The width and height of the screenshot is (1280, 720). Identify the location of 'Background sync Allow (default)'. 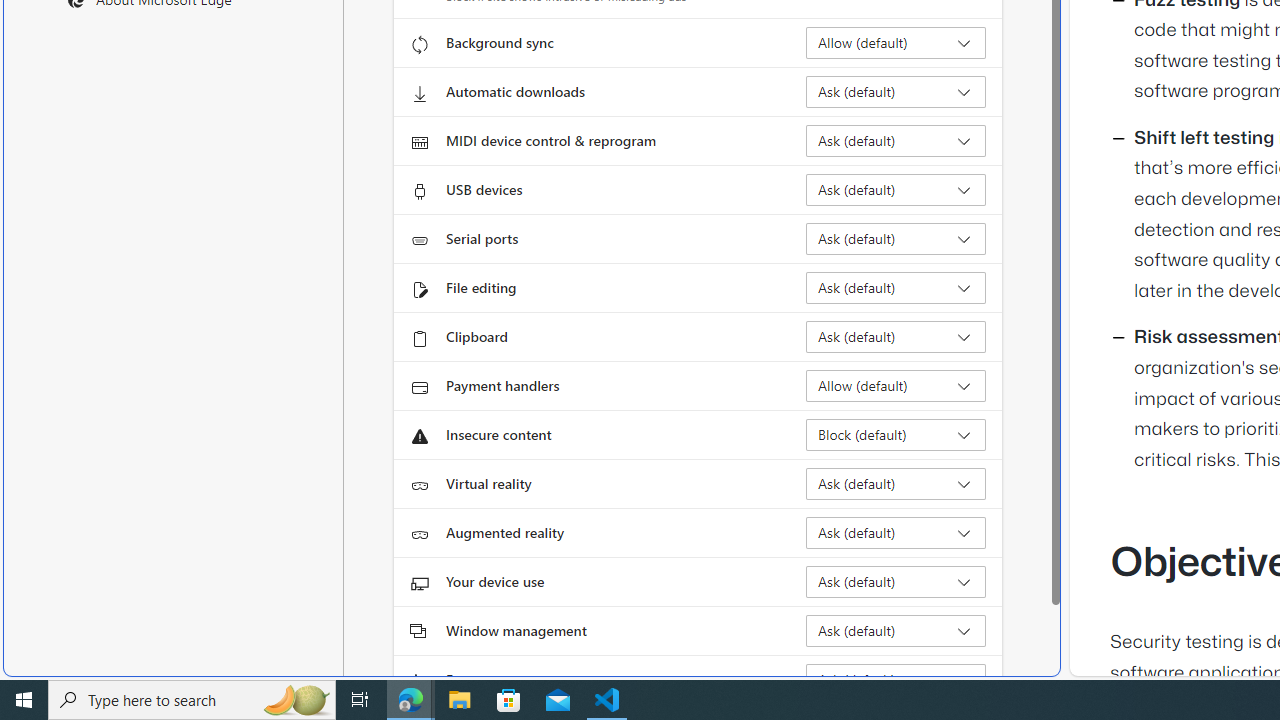
(895, 43).